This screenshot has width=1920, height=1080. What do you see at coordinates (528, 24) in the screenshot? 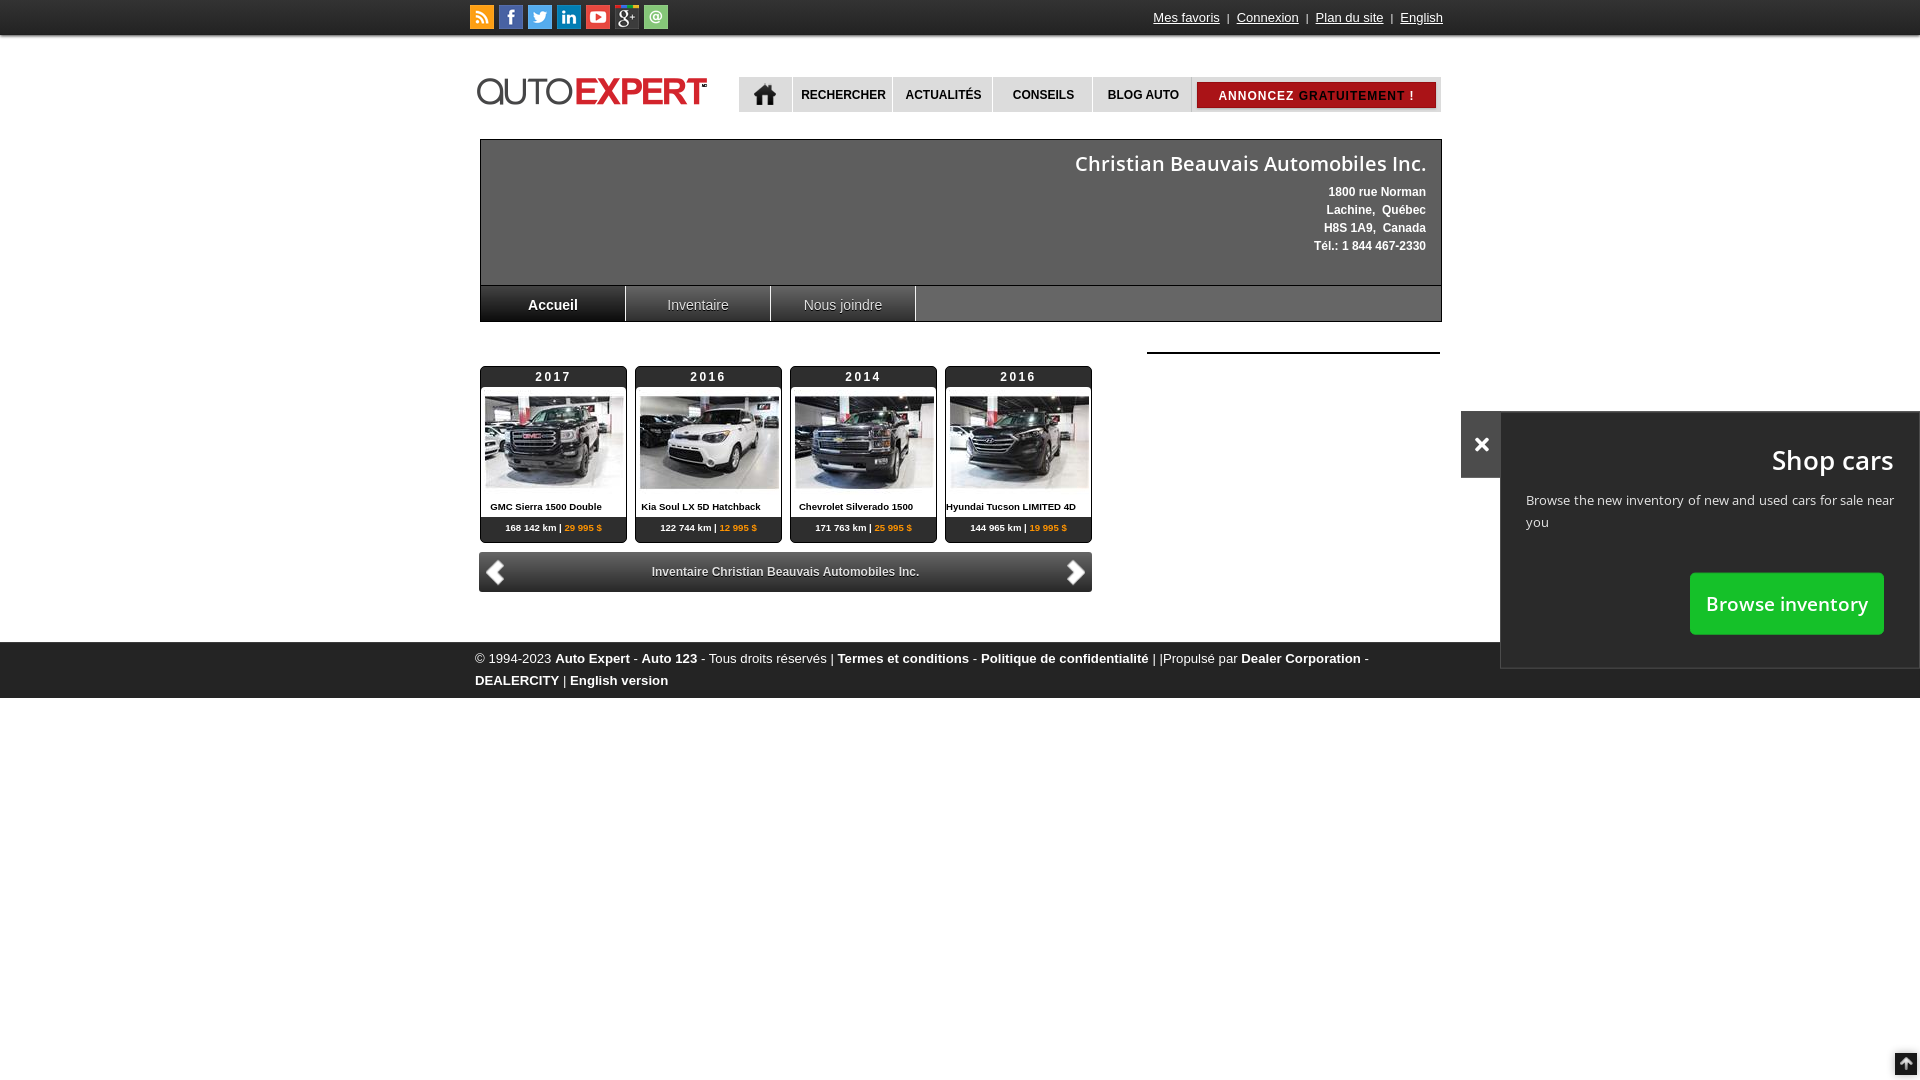
I see `'Suivez autoExpert.ca sur Twitter'` at bounding box center [528, 24].